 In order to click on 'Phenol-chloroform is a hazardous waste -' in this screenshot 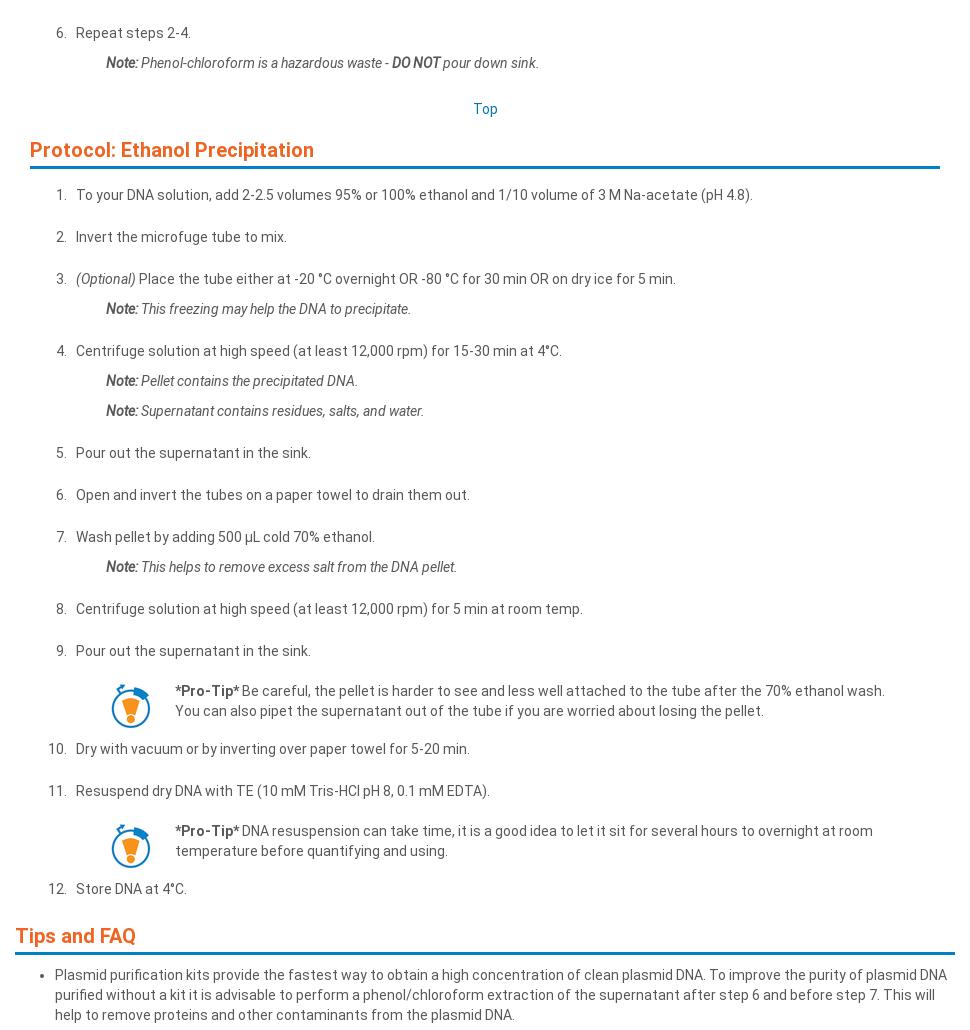, I will do `click(264, 62)`.